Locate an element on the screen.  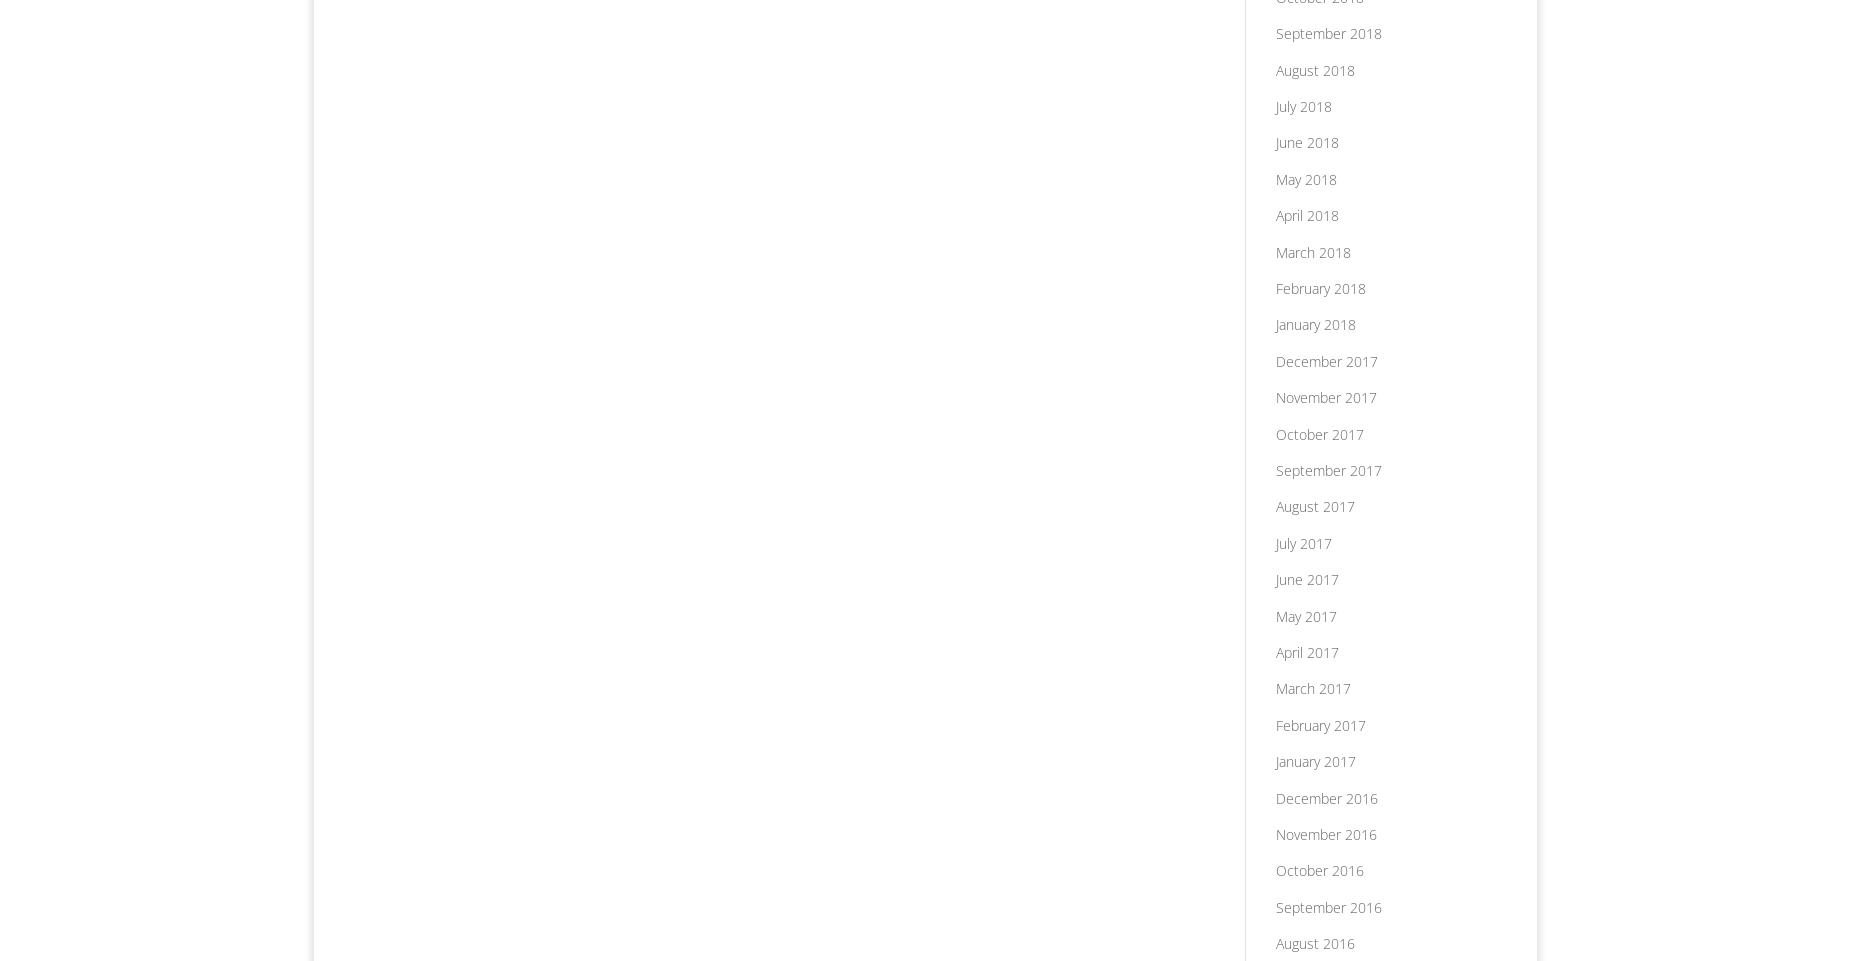
'January 2018' is located at coordinates (1313, 323).